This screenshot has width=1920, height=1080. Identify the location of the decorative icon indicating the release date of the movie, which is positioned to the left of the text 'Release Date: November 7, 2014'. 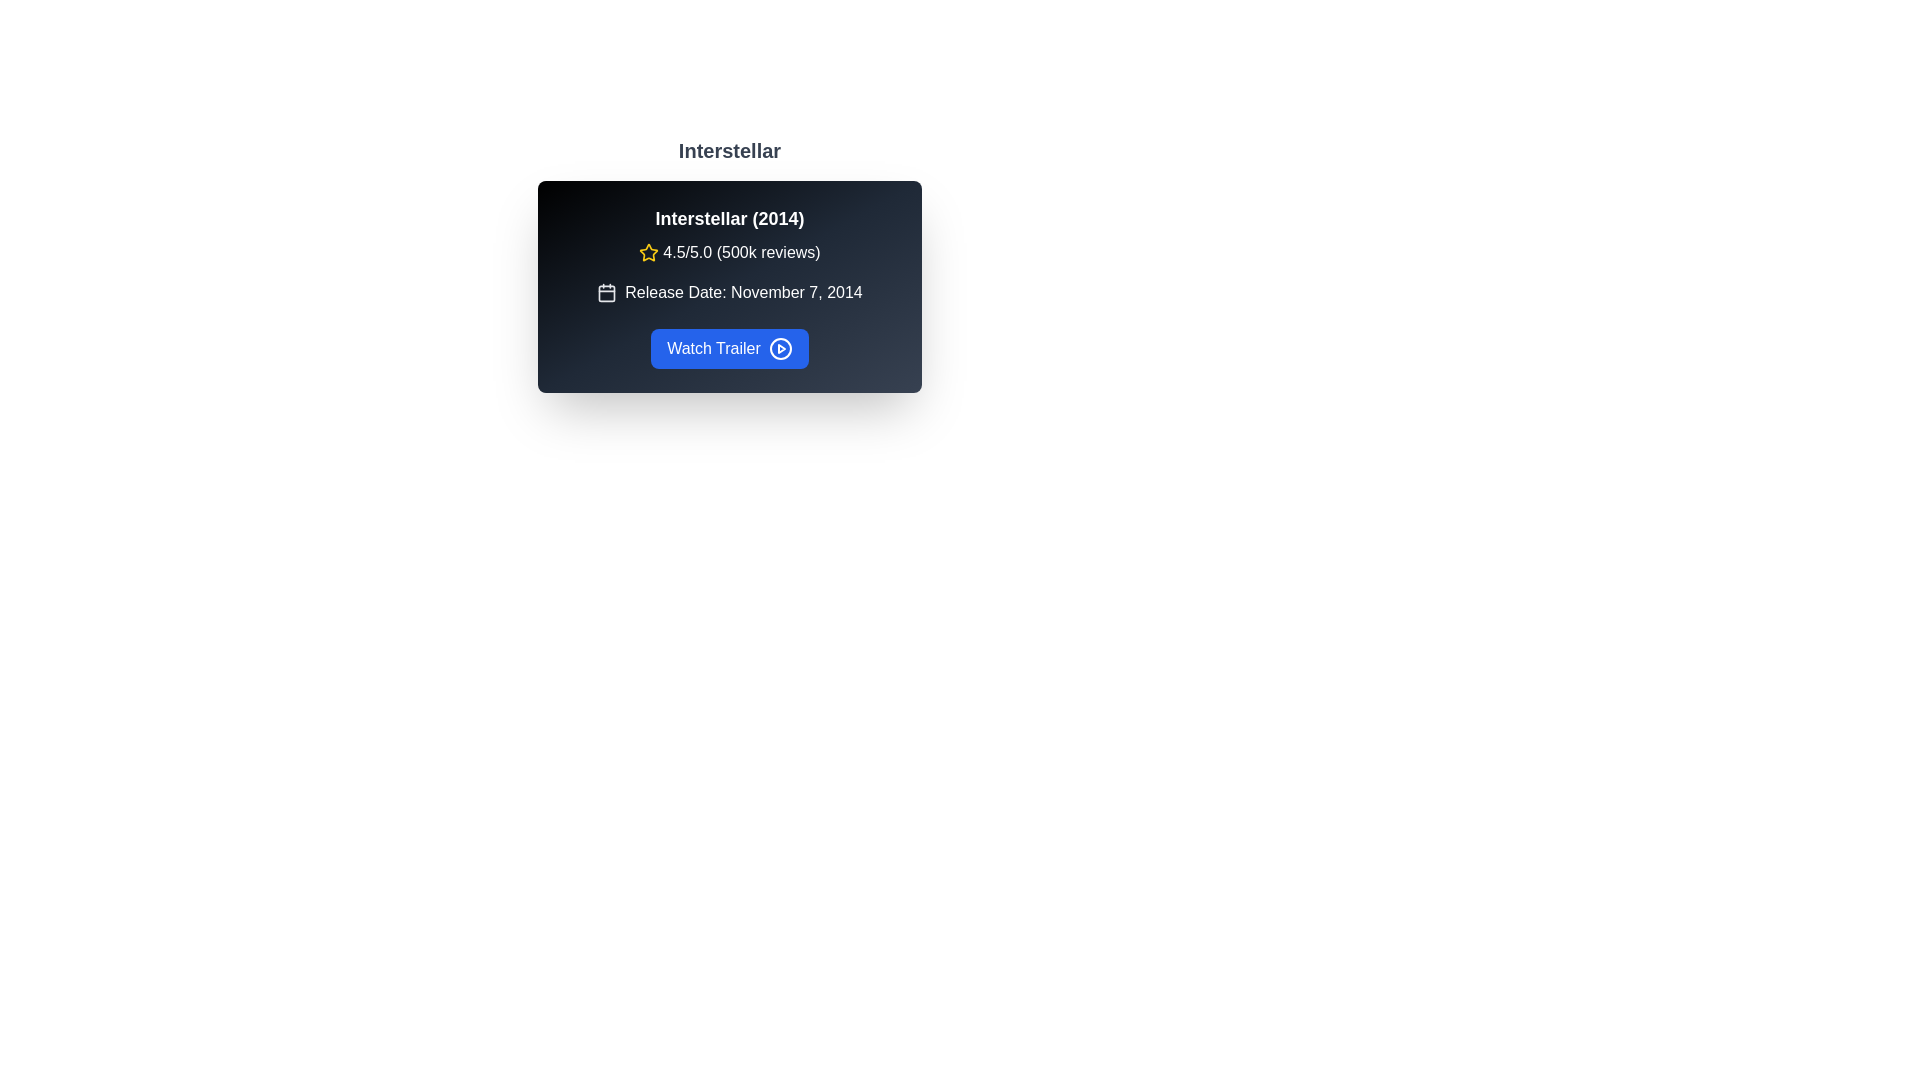
(606, 293).